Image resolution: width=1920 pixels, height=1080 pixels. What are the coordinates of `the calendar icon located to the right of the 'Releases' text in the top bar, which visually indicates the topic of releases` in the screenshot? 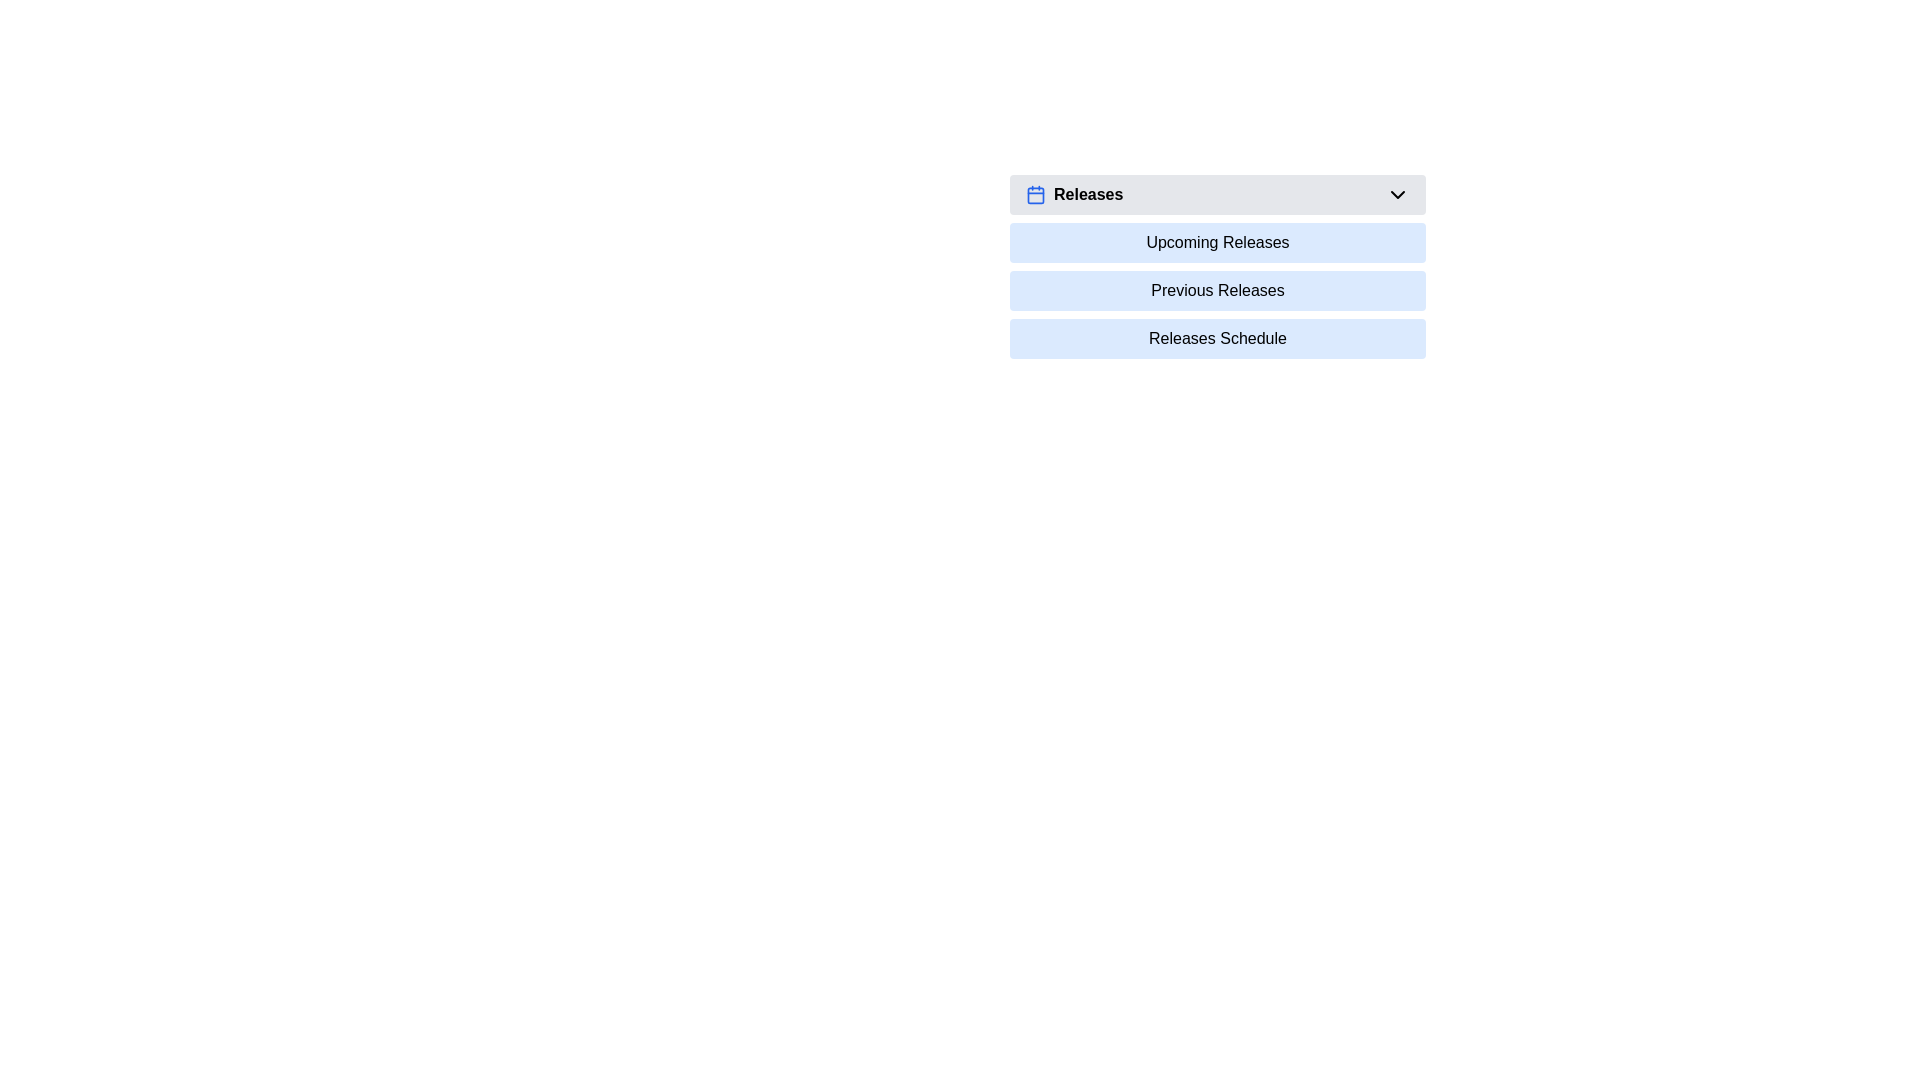 It's located at (1036, 195).